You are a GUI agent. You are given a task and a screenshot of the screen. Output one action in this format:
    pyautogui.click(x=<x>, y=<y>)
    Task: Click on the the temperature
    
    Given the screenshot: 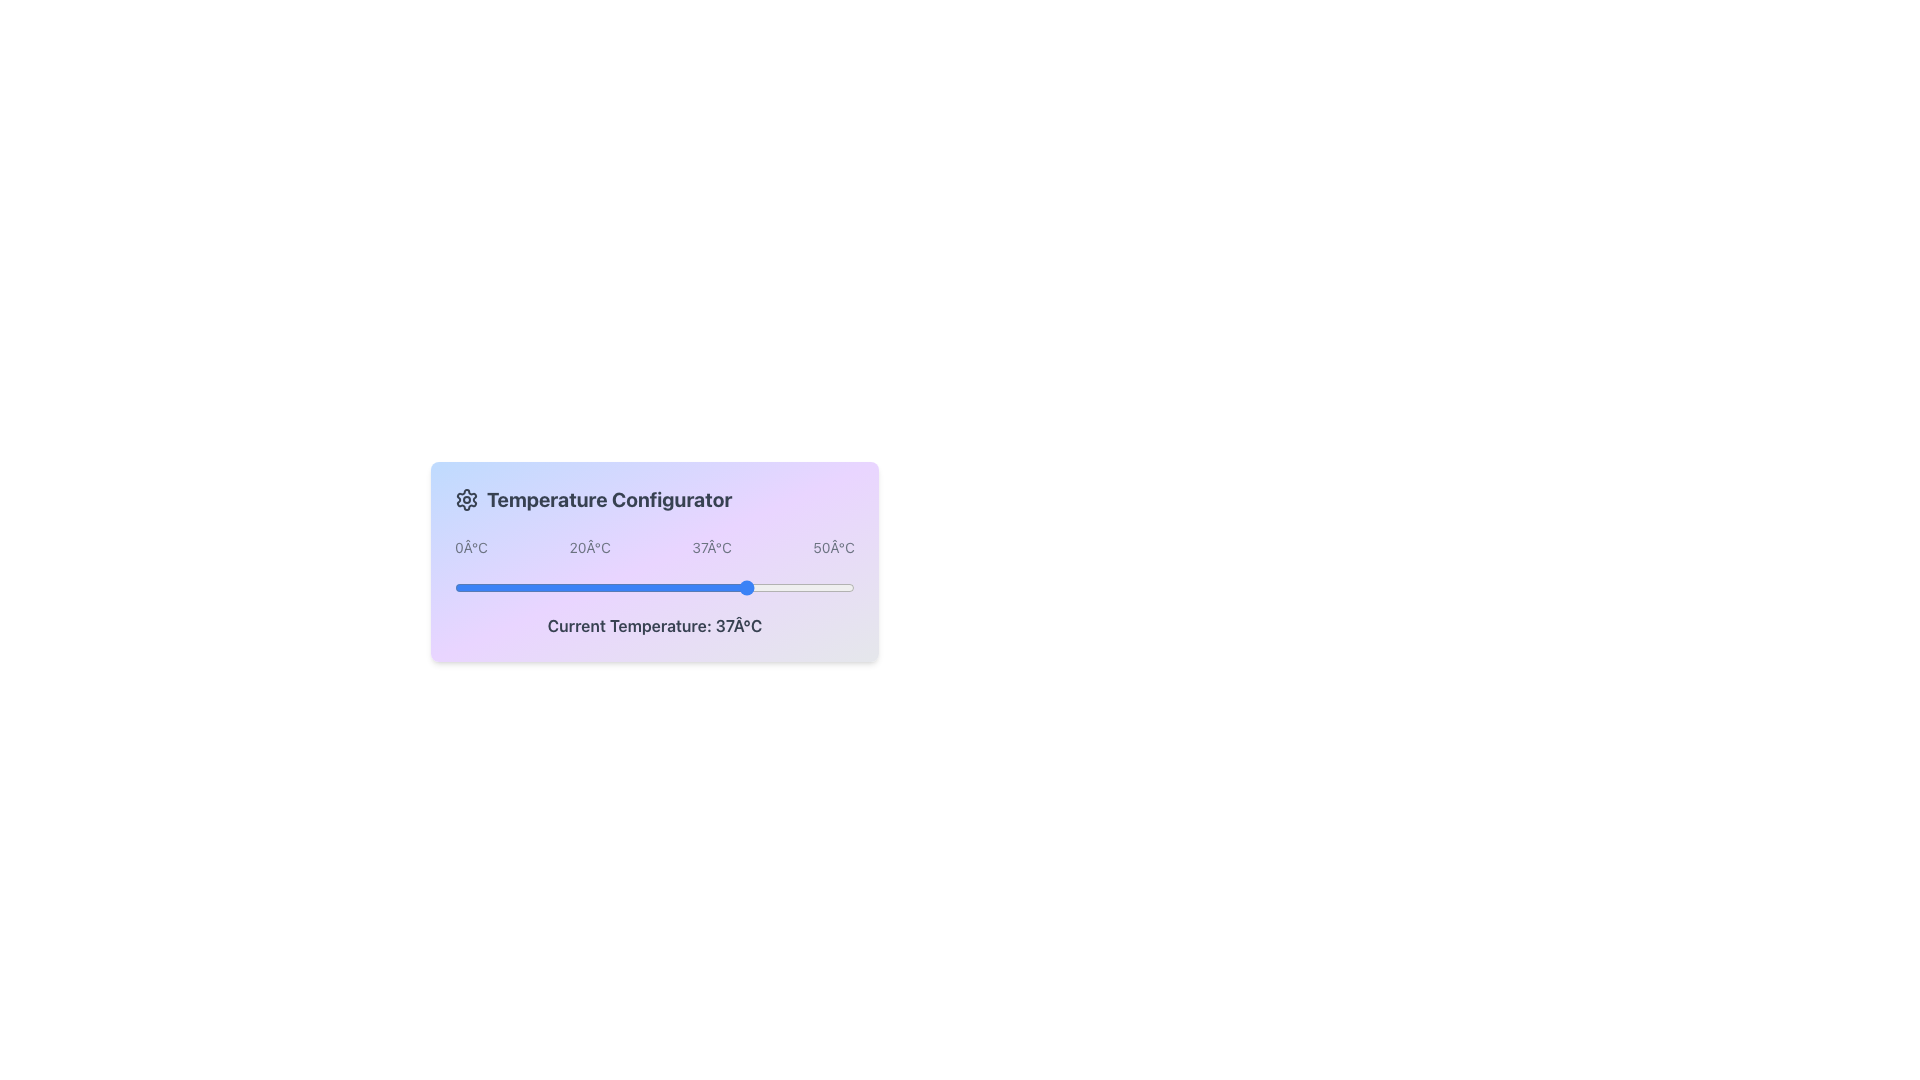 What is the action you would take?
    pyautogui.click(x=773, y=586)
    